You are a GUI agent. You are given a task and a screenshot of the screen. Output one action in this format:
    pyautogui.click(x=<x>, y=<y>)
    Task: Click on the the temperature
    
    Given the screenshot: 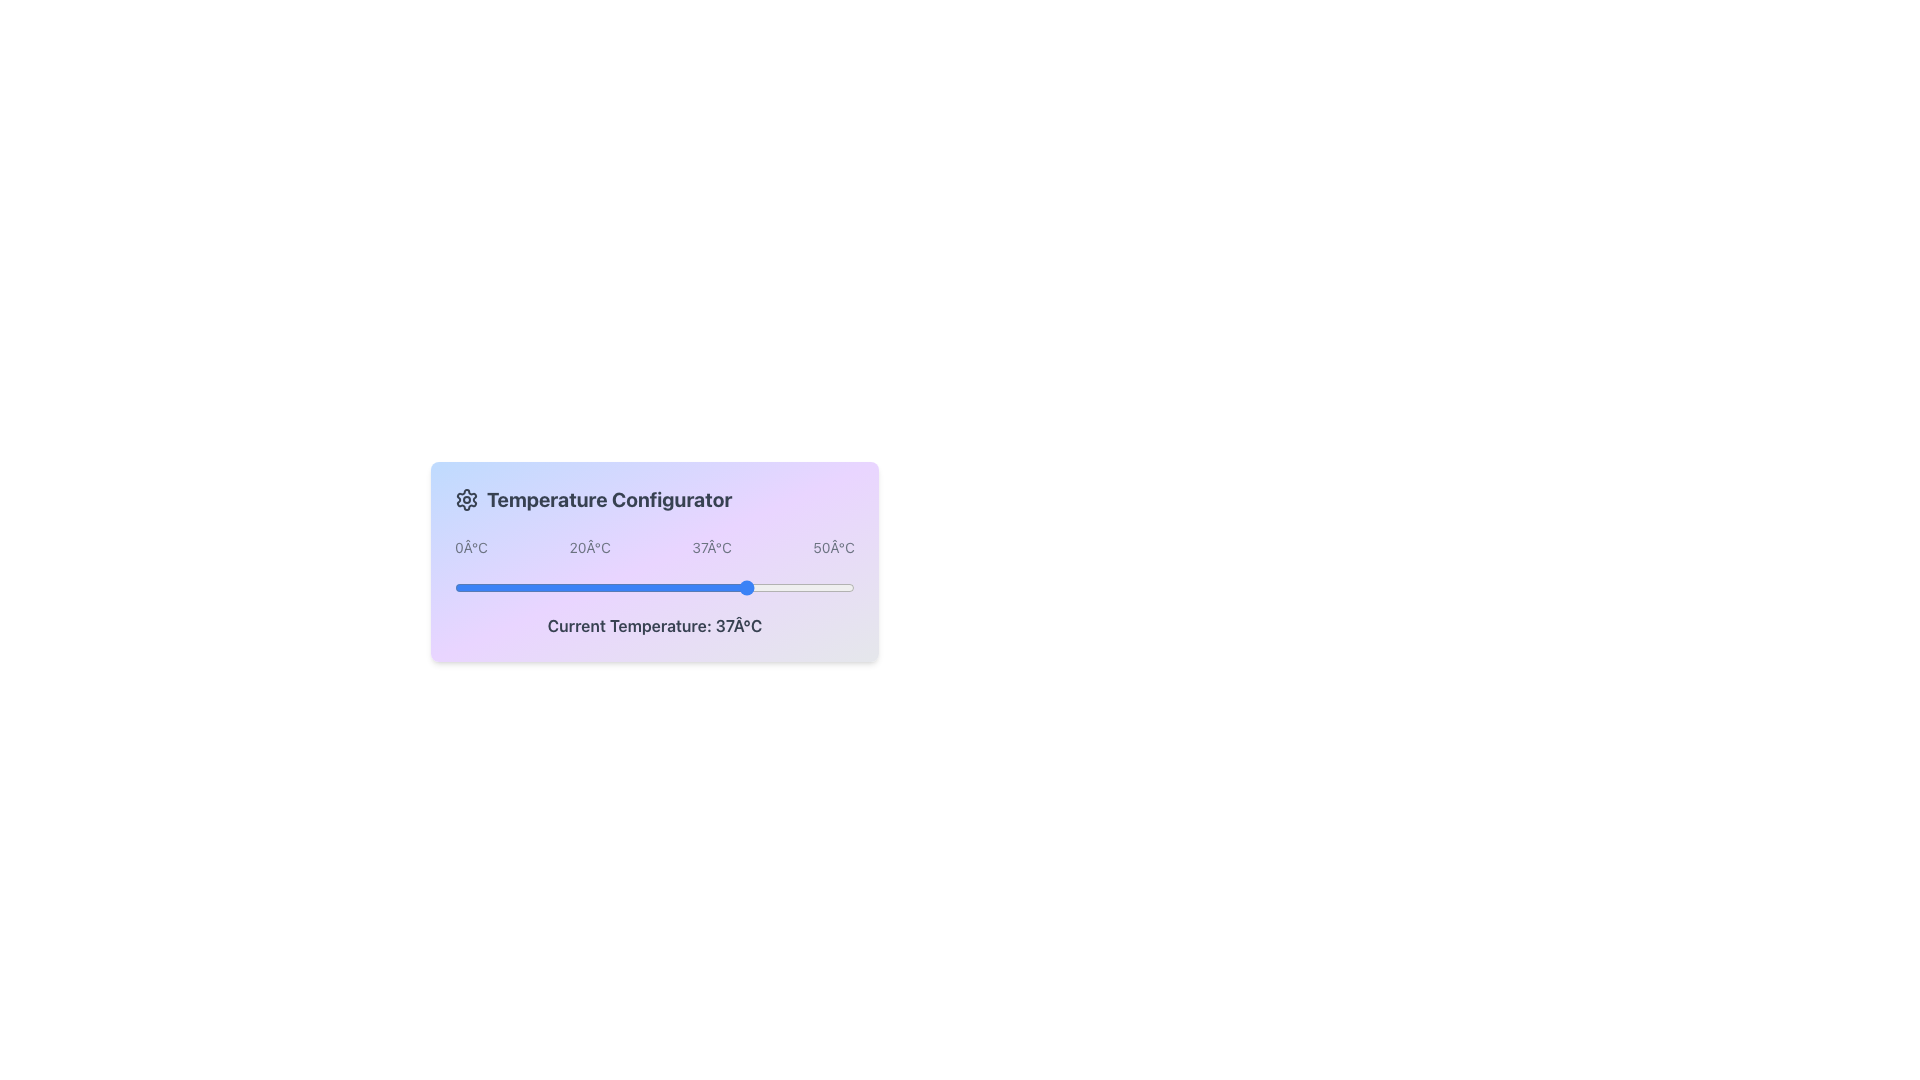 What is the action you would take?
    pyautogui.click(x=773, y=586)
    